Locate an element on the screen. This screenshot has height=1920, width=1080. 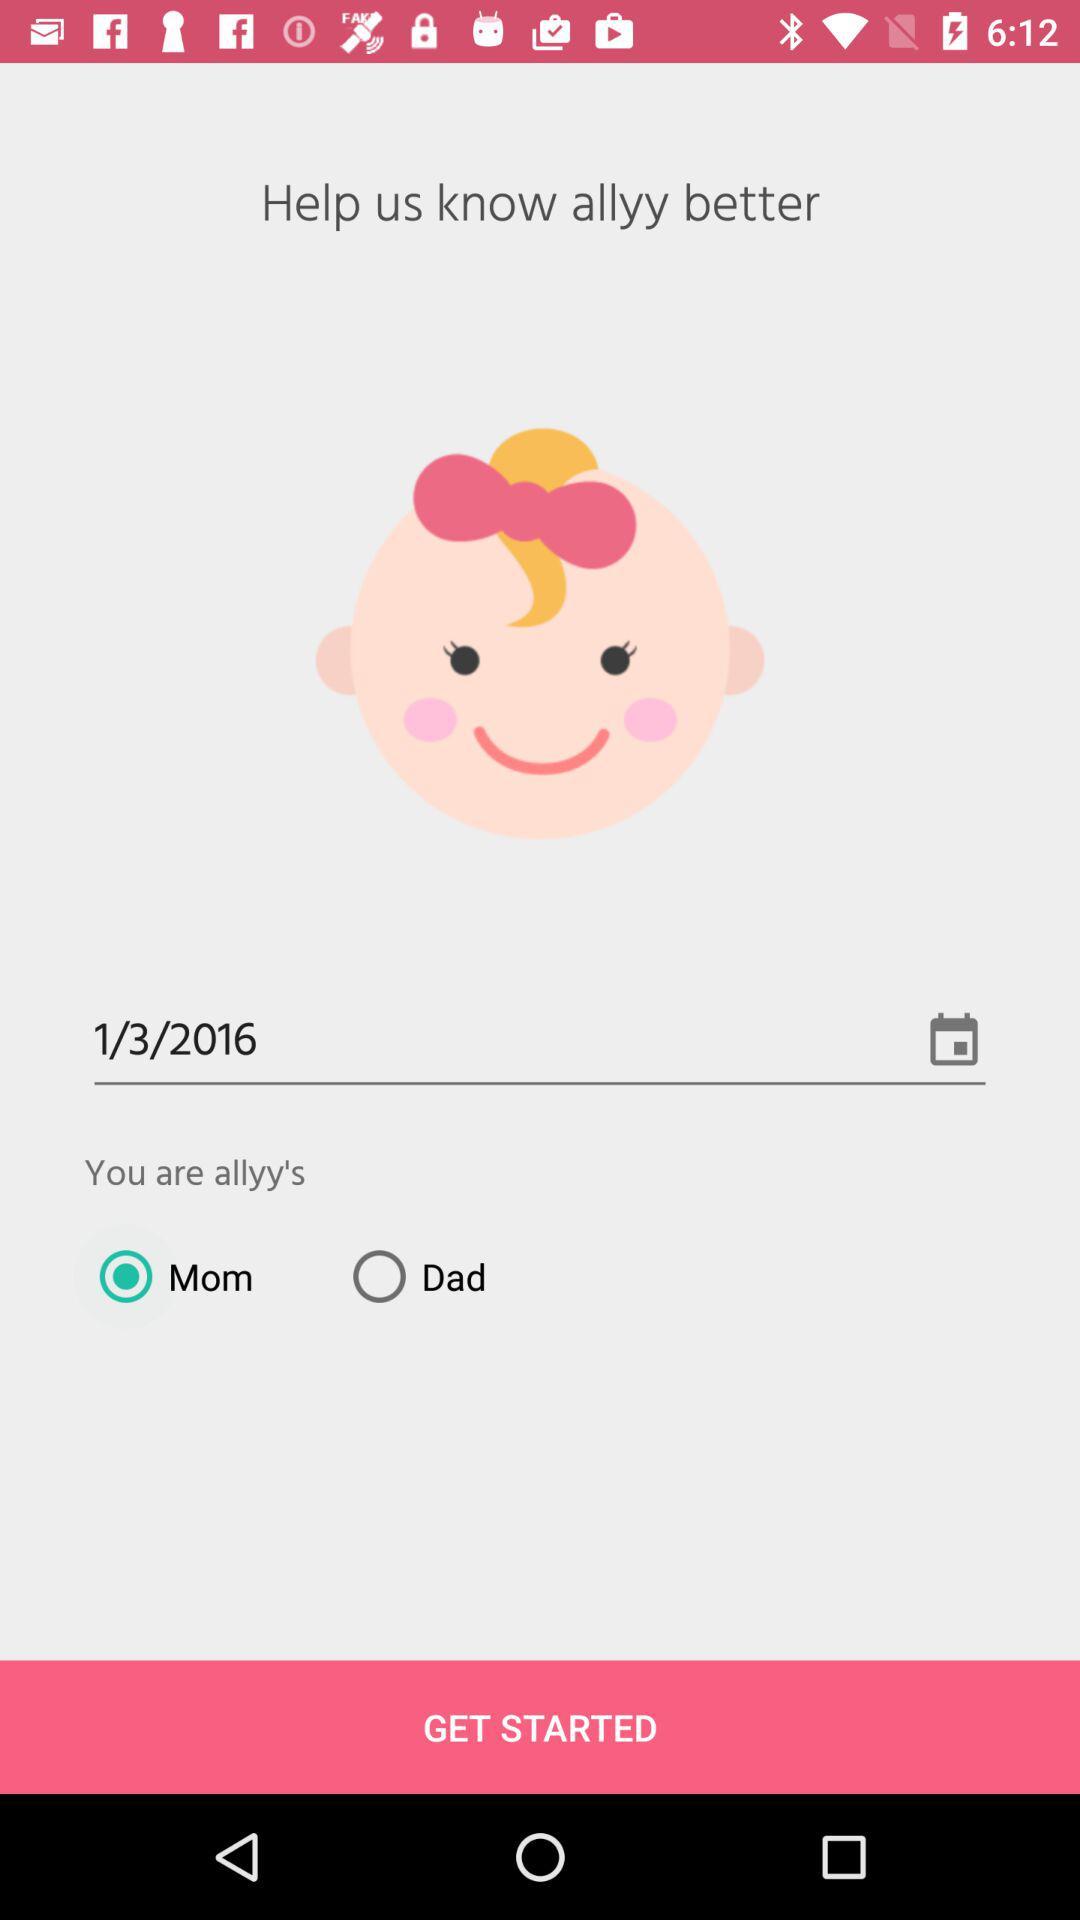
icon above the get started icon is located at coordinates (167, 1275).